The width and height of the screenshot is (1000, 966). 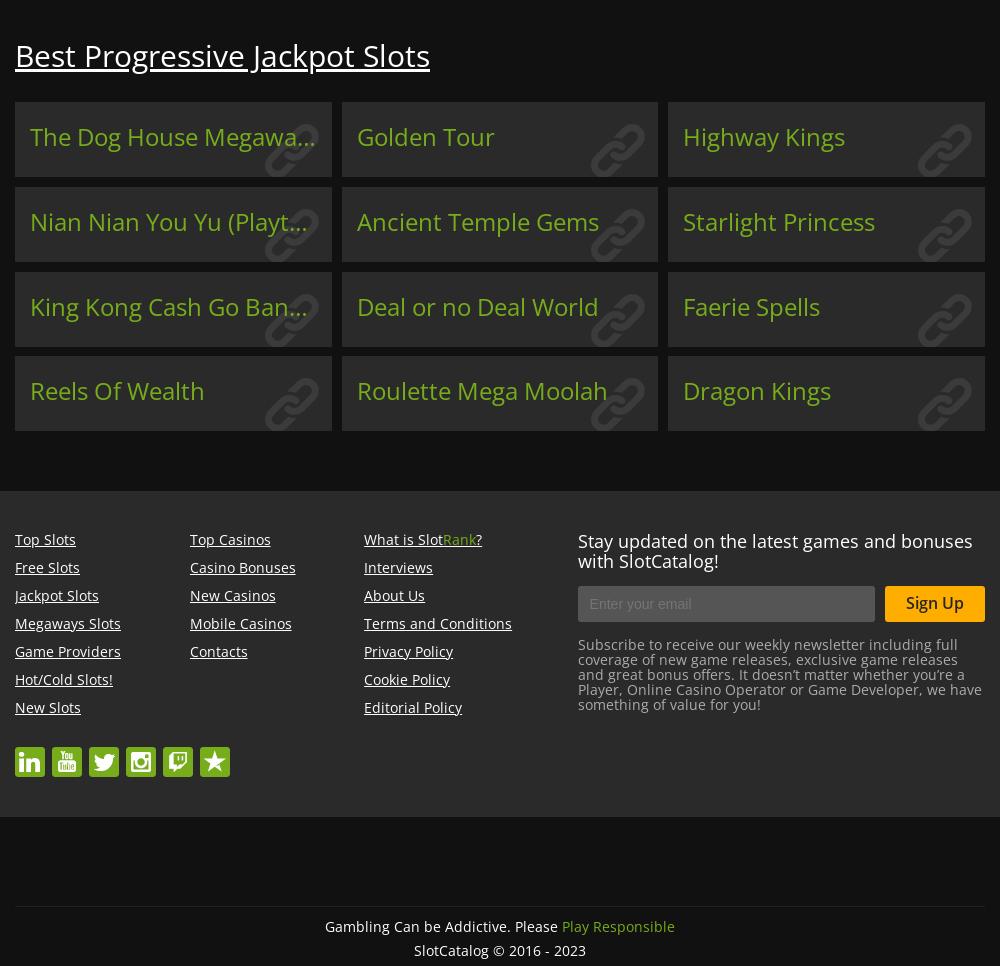 I want to click on 'Nian Nian You Yu (Playtech)', so click(x=183, y=219).